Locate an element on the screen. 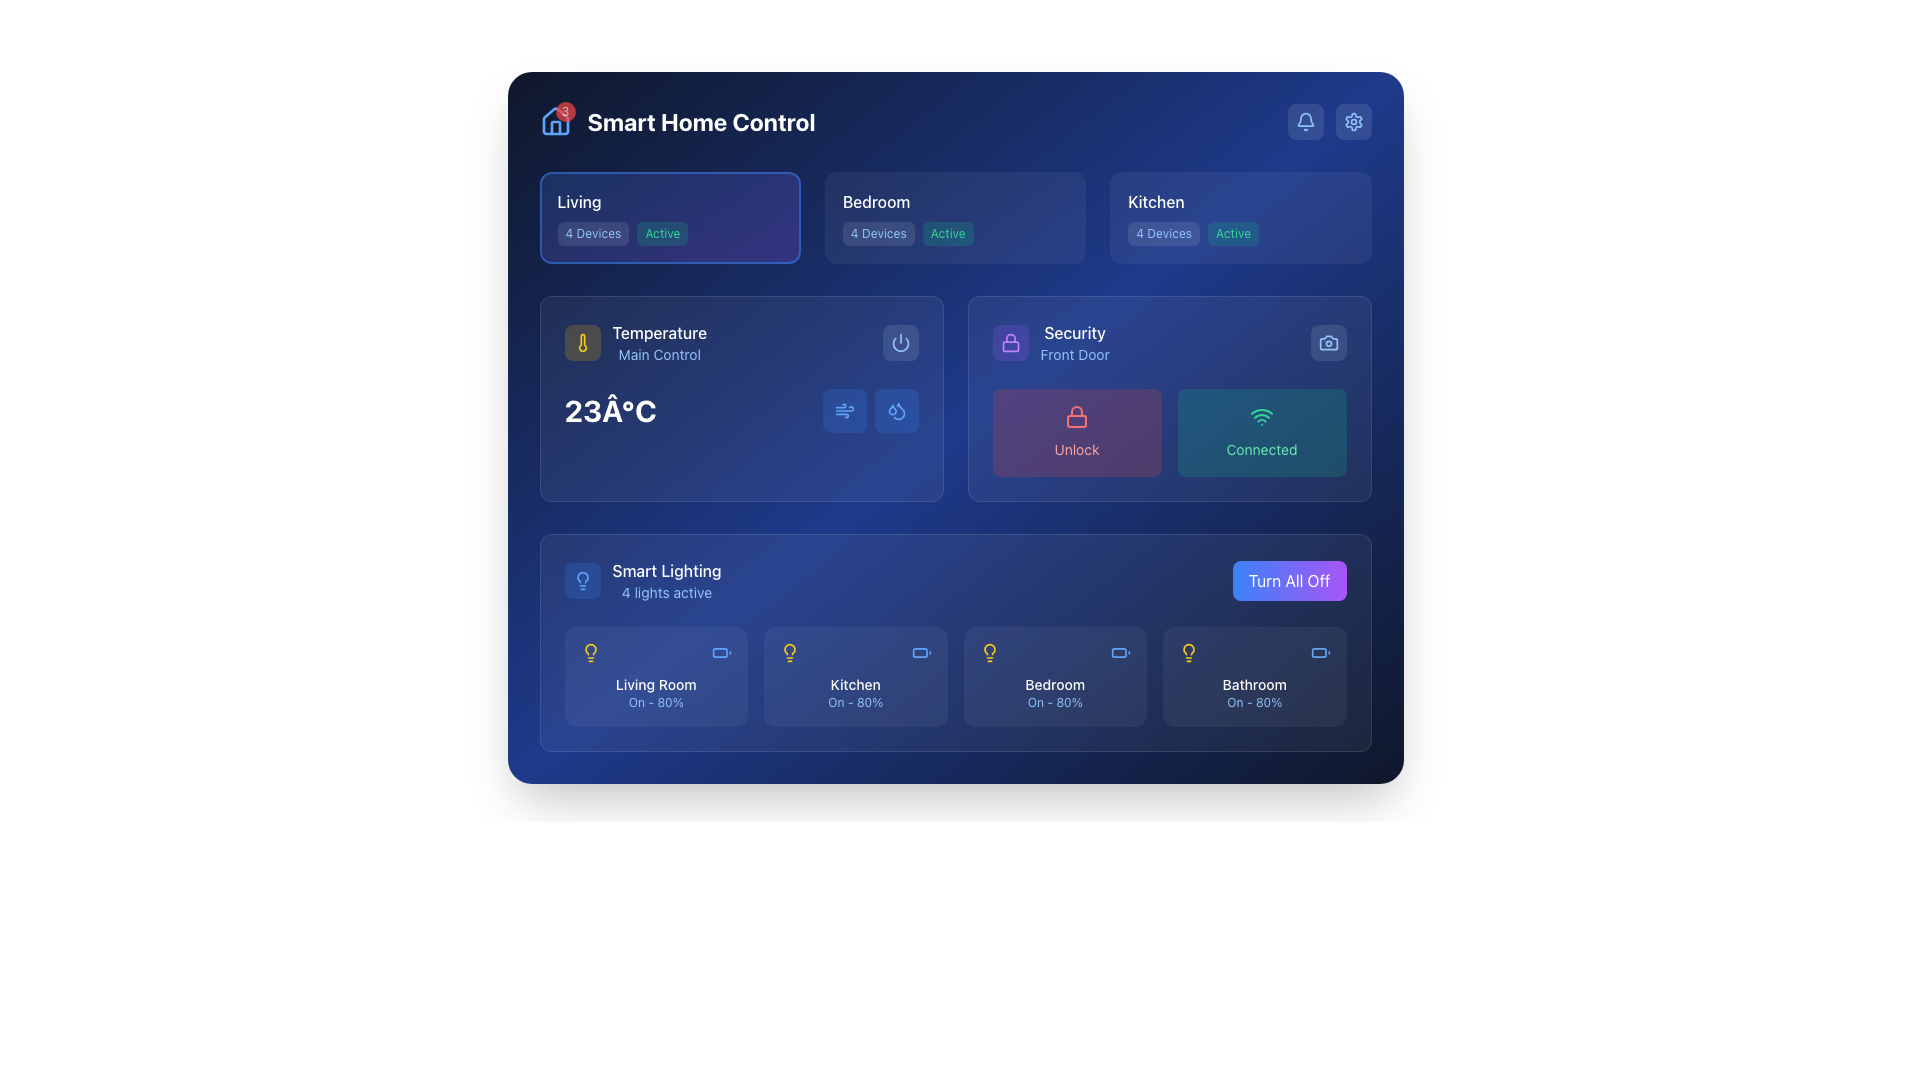 Image resolution: width=1920 pixels, height=1080 pixels. text label that serves as the identifier for the 'Front Door' security feature, located in the top-right corner of the 'Security' card, right of the purple lock icon and above the 'Unlock' button is located at coordinates (1074, 342).